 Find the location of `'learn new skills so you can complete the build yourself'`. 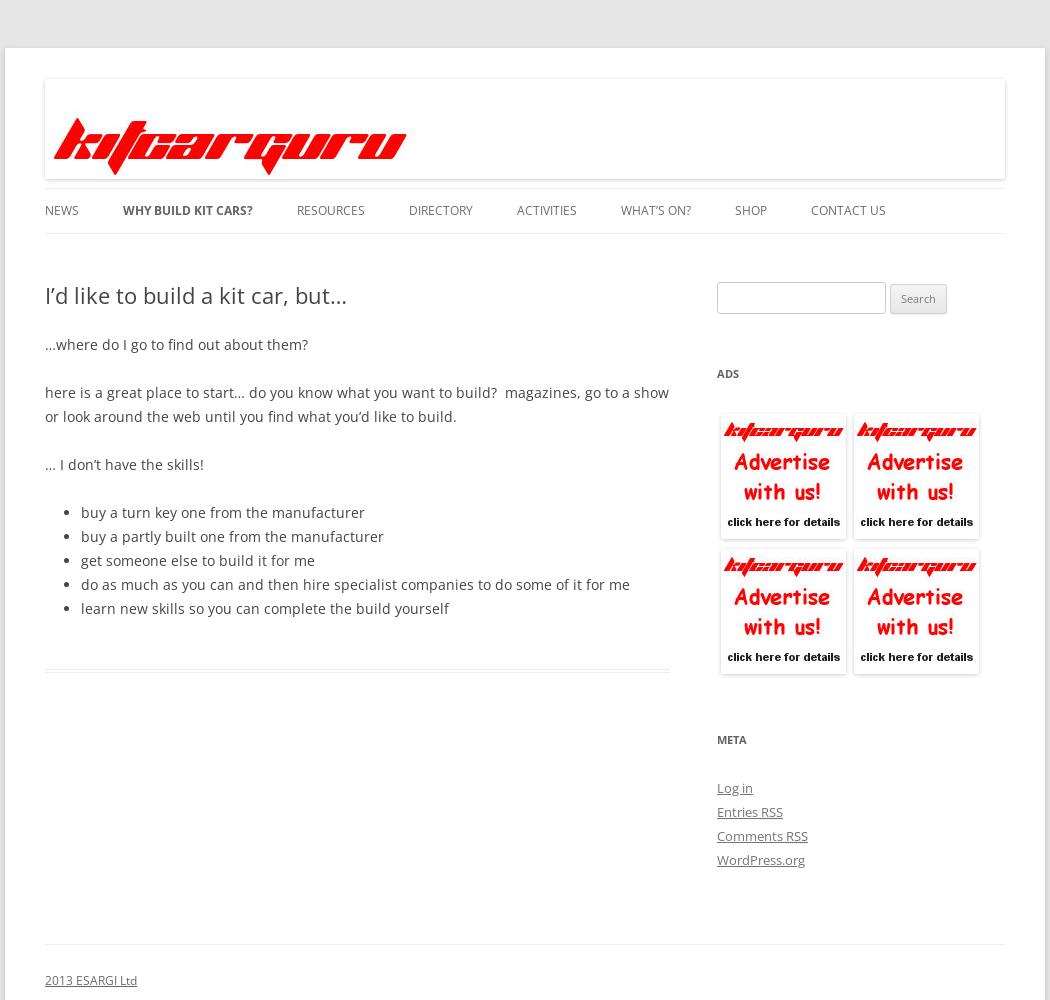

'learn new skills so you can complete the build yourself' is located at coordinates (264, 606).